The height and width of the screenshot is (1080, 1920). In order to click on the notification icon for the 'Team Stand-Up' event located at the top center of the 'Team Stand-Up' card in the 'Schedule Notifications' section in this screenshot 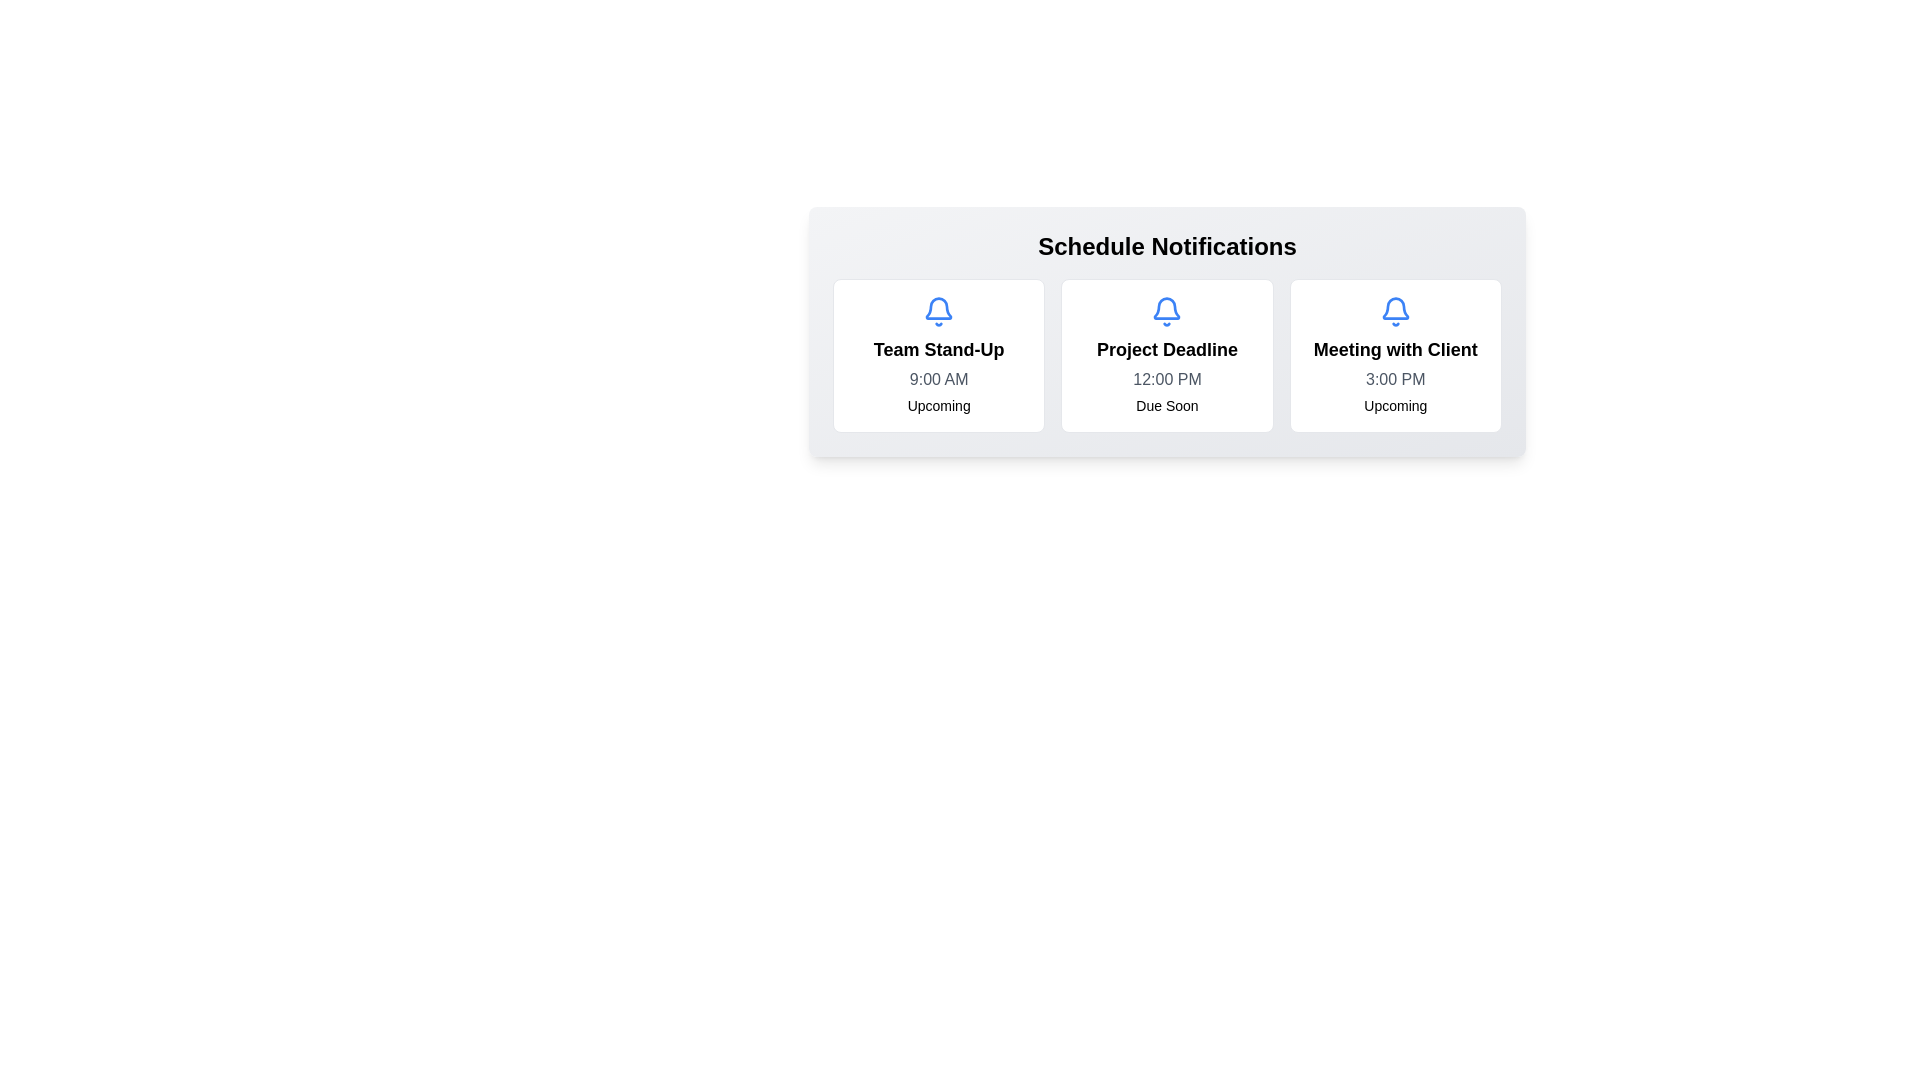, I will do `click(938, 312)`.